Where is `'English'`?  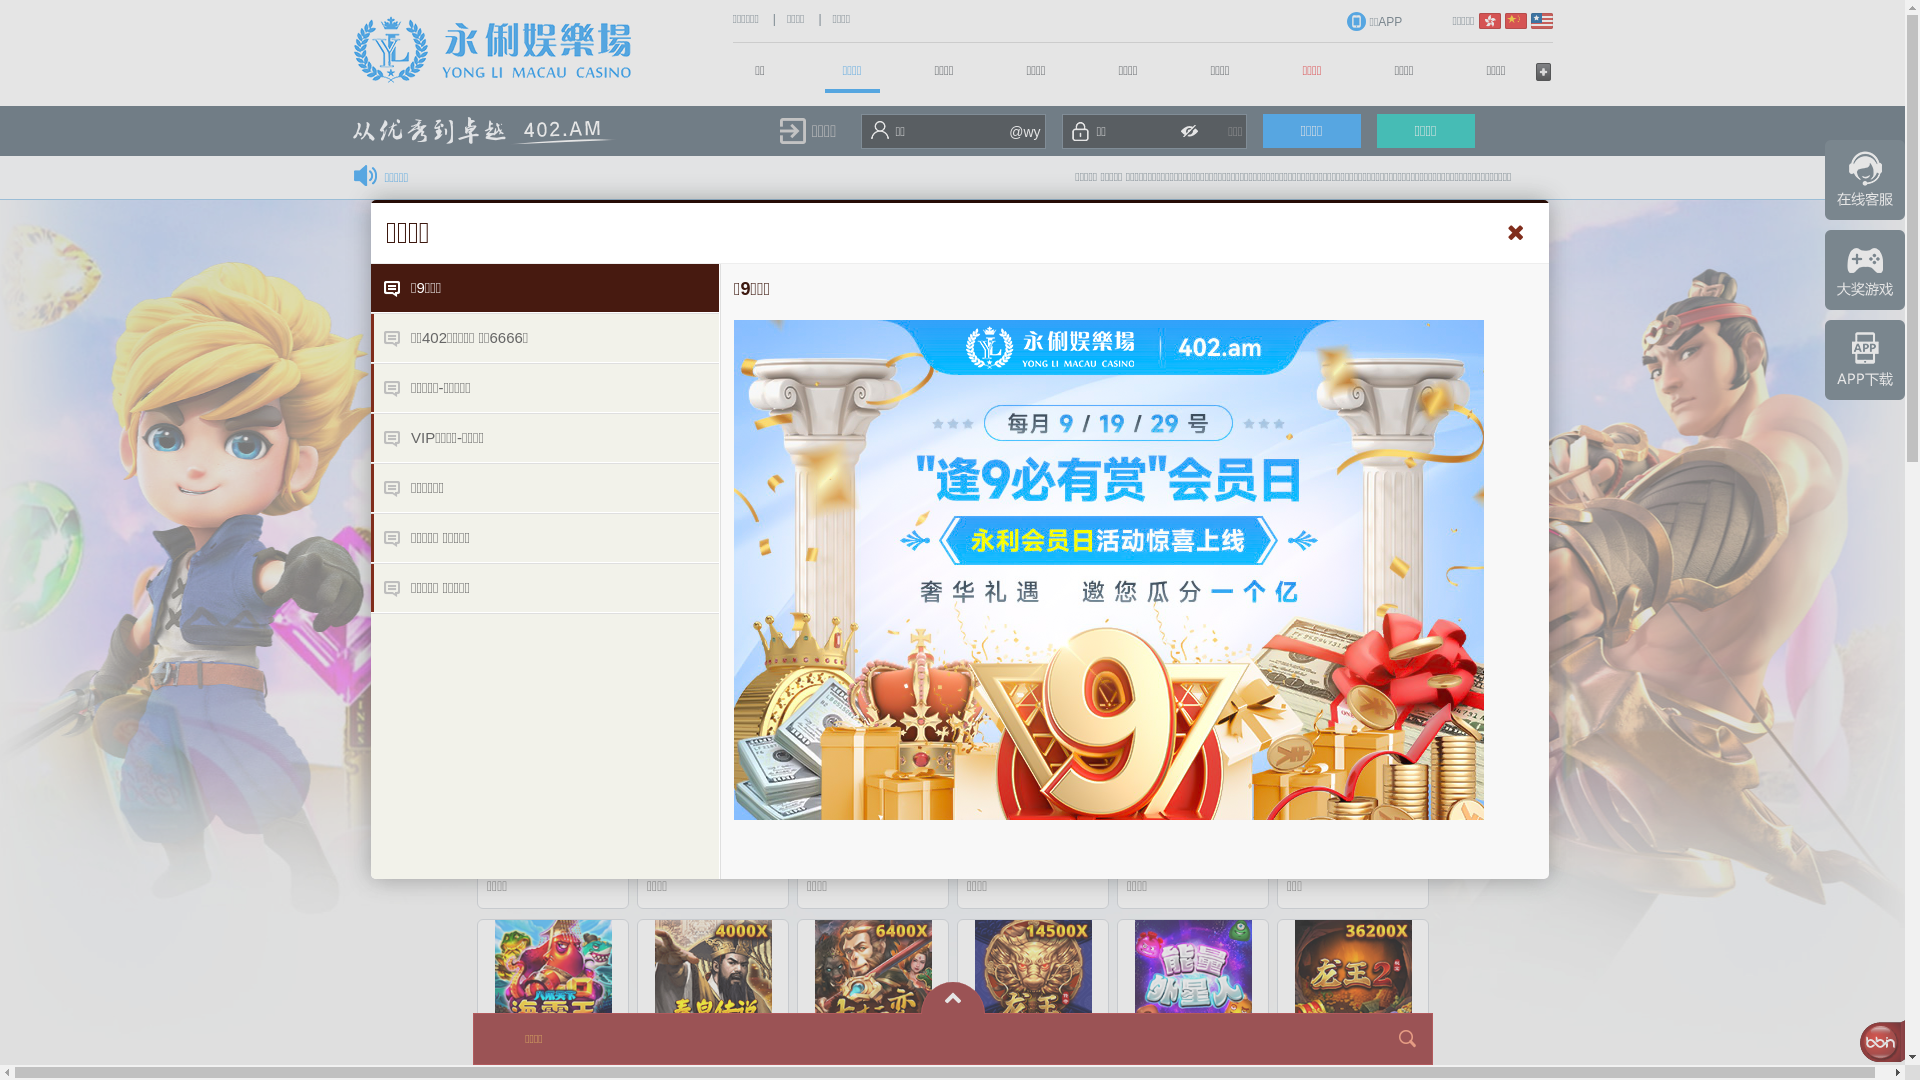 'English' is located at coordinates (1539, 20).